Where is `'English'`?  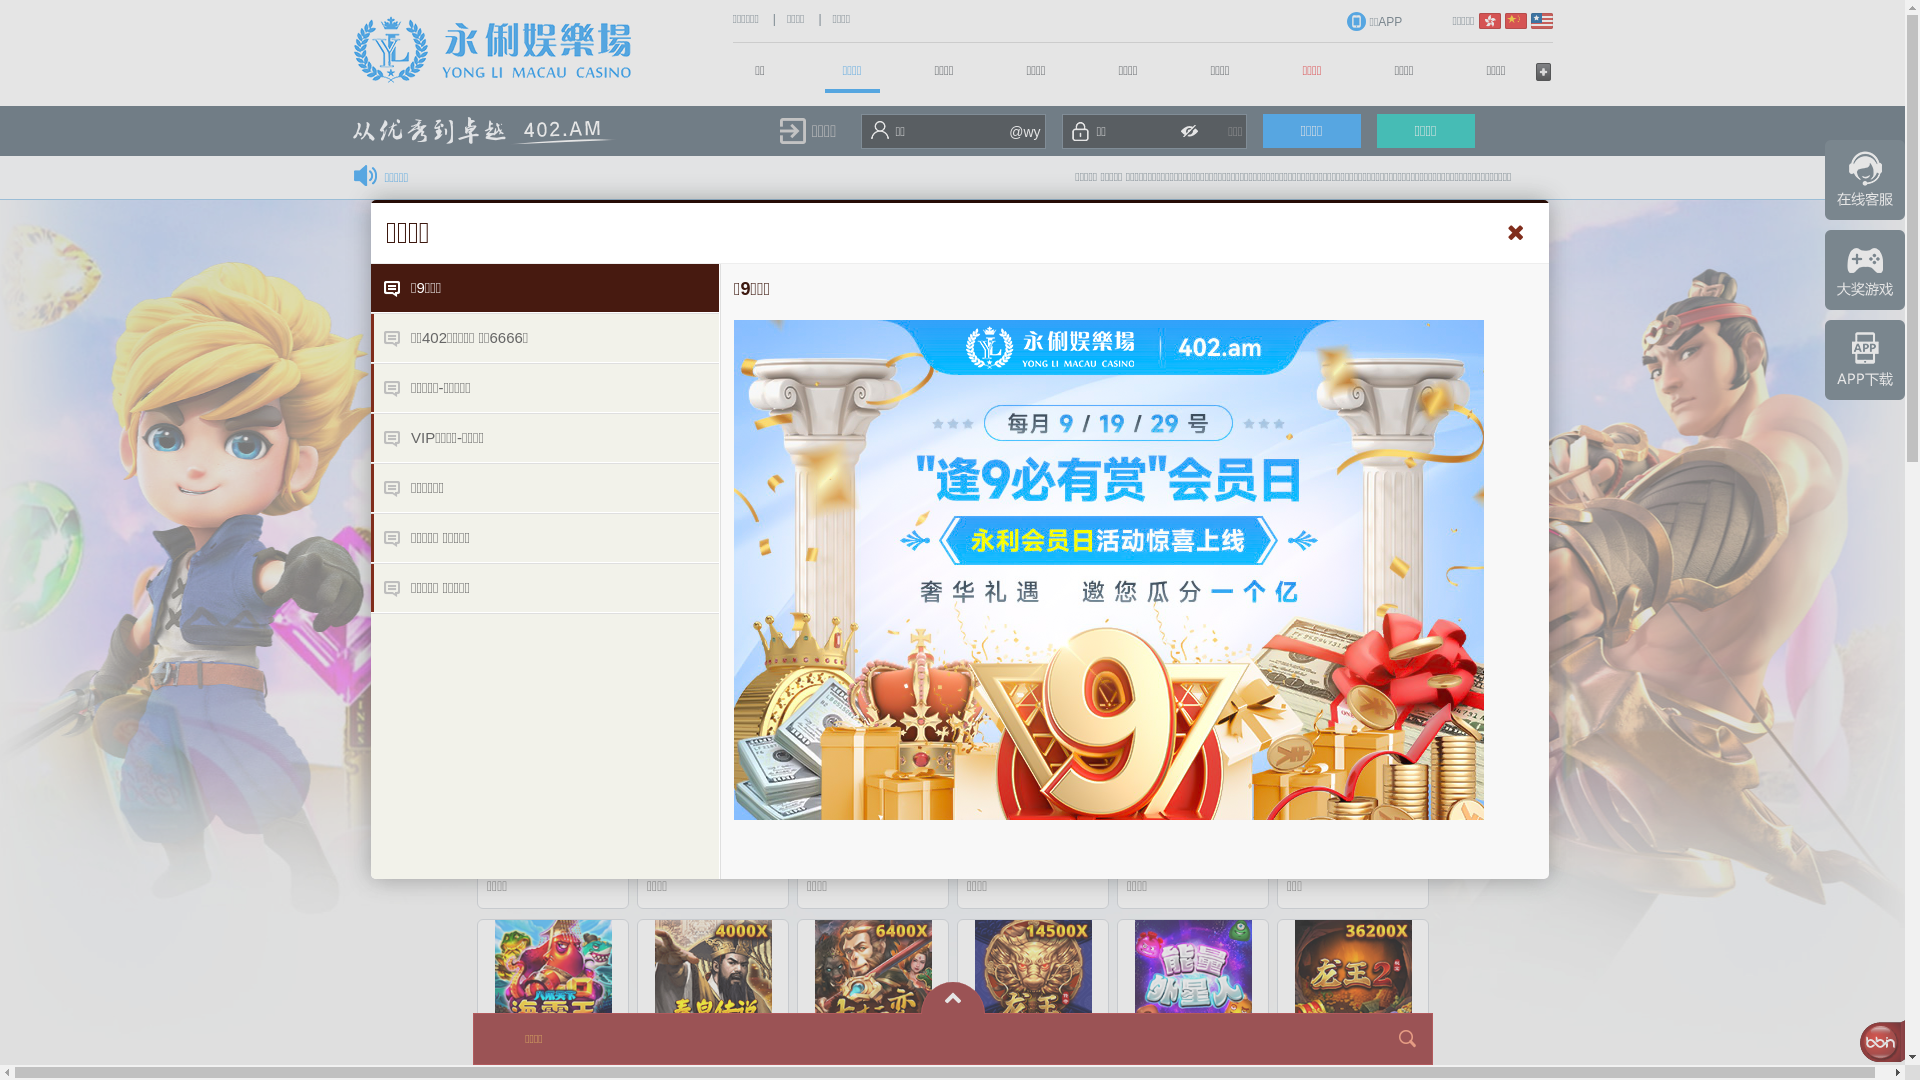 'English' is located at coordinates (1539, 20).